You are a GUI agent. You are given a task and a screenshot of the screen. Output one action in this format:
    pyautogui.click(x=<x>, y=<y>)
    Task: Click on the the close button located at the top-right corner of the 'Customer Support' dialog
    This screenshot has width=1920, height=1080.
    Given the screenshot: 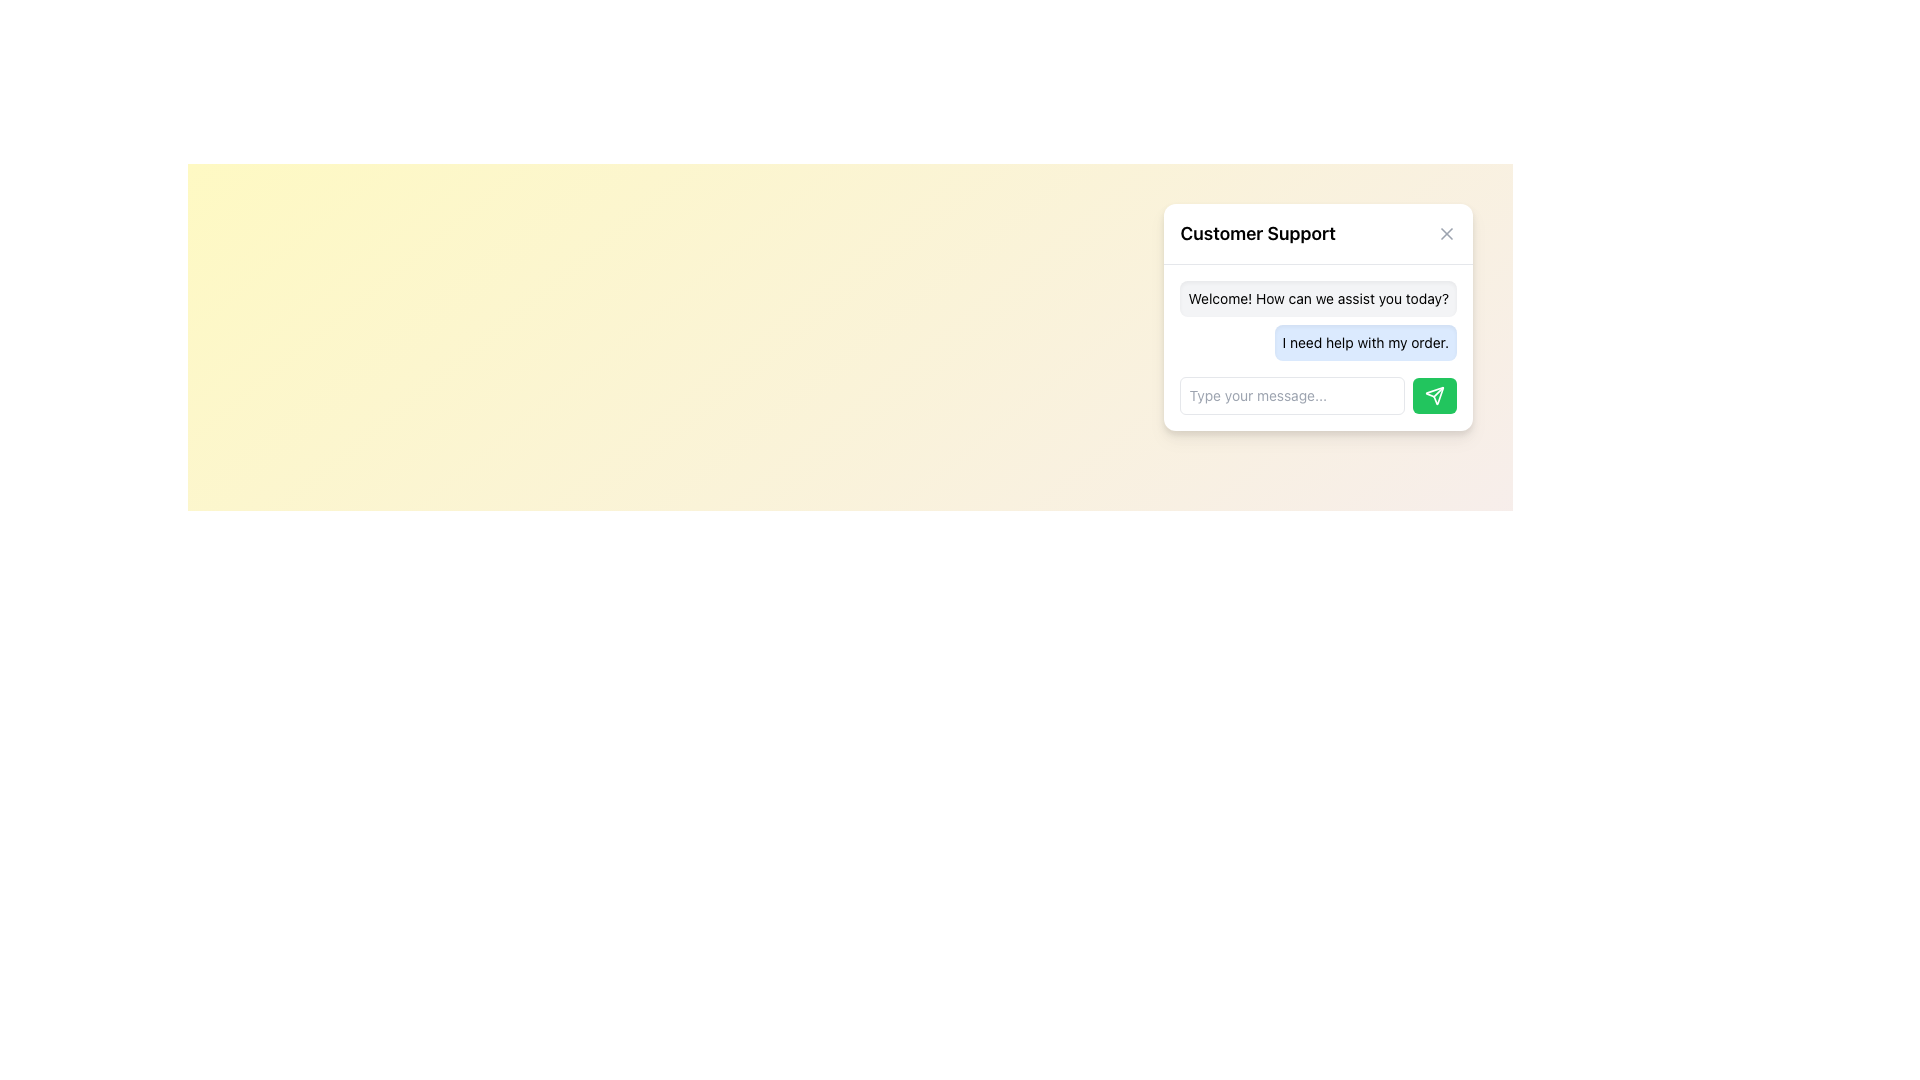 What is the action you would take?
    pyautogui.click(x=1446, y=233)
    